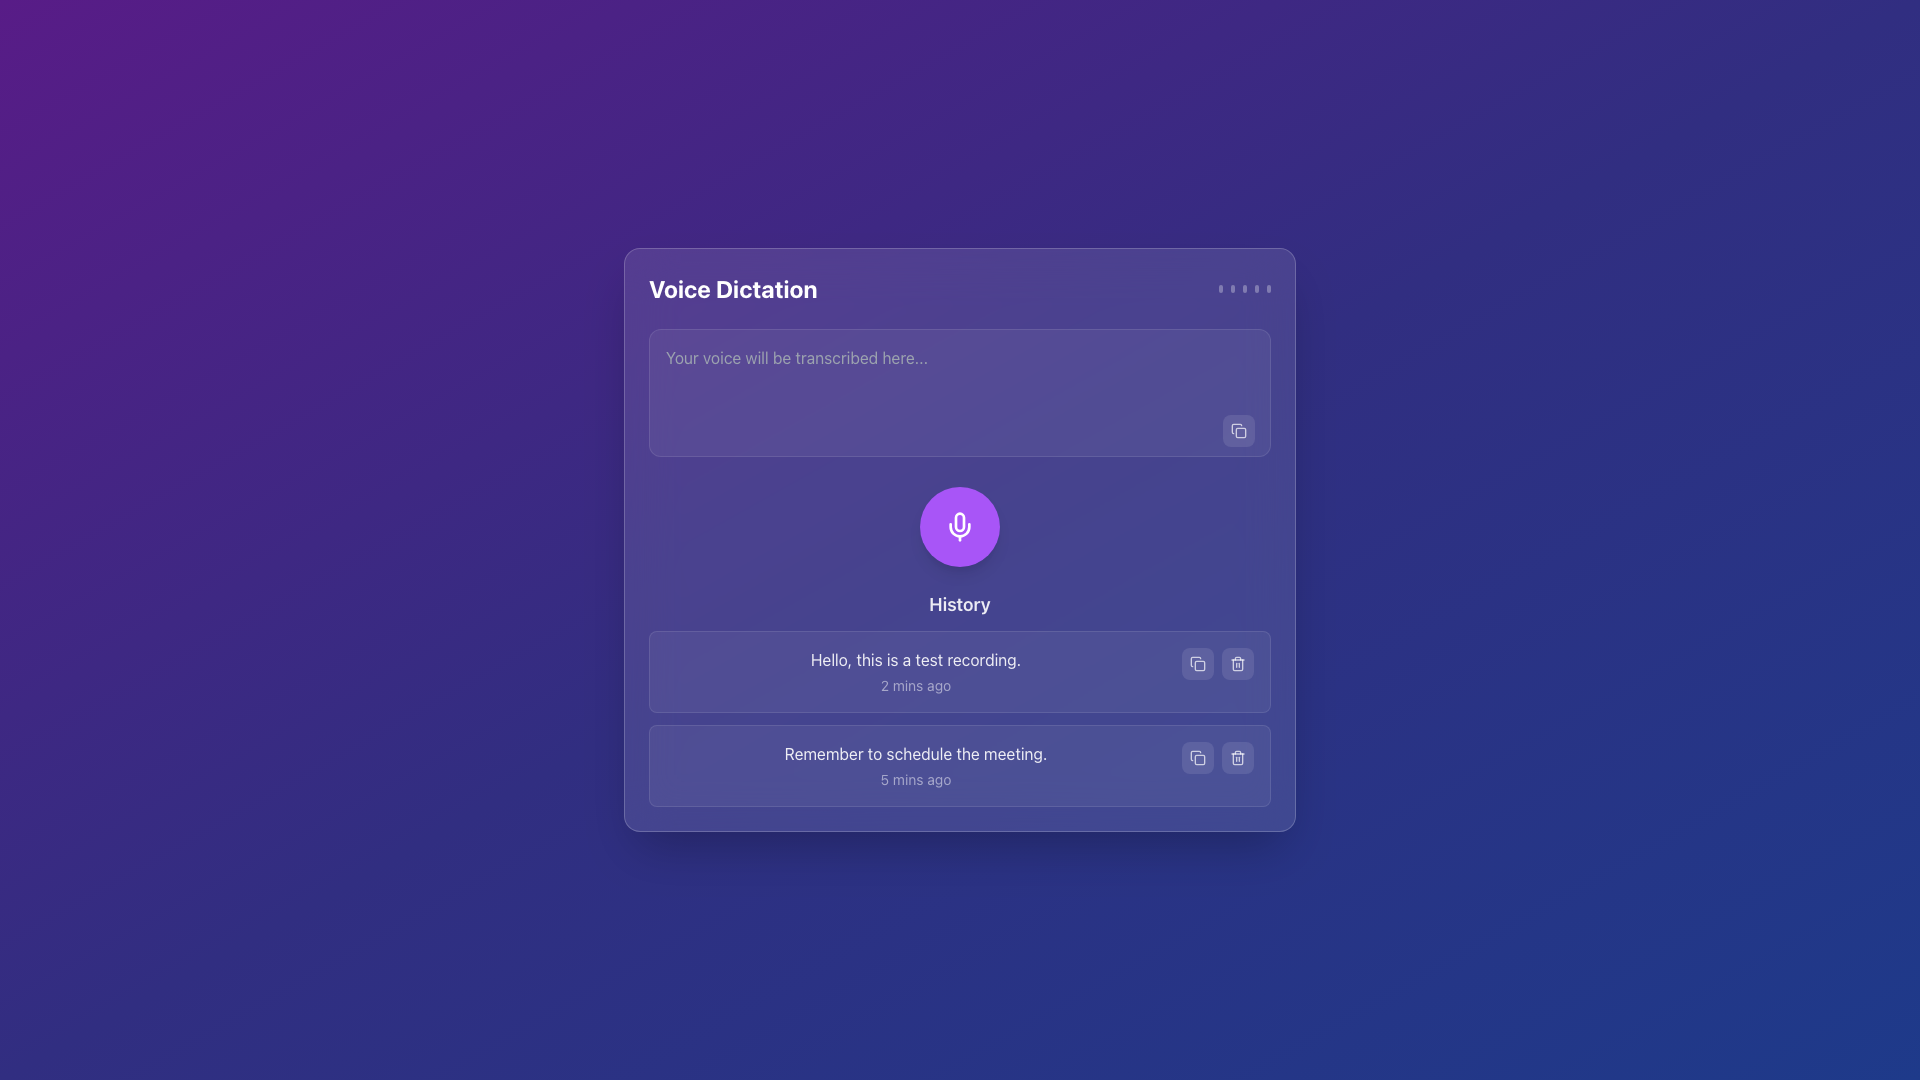 The image size is (1920, 1080). I want to click on the 'History' label, which is a bold, white text on a dark purple background, located above the list of recordings, so click(960, 604).